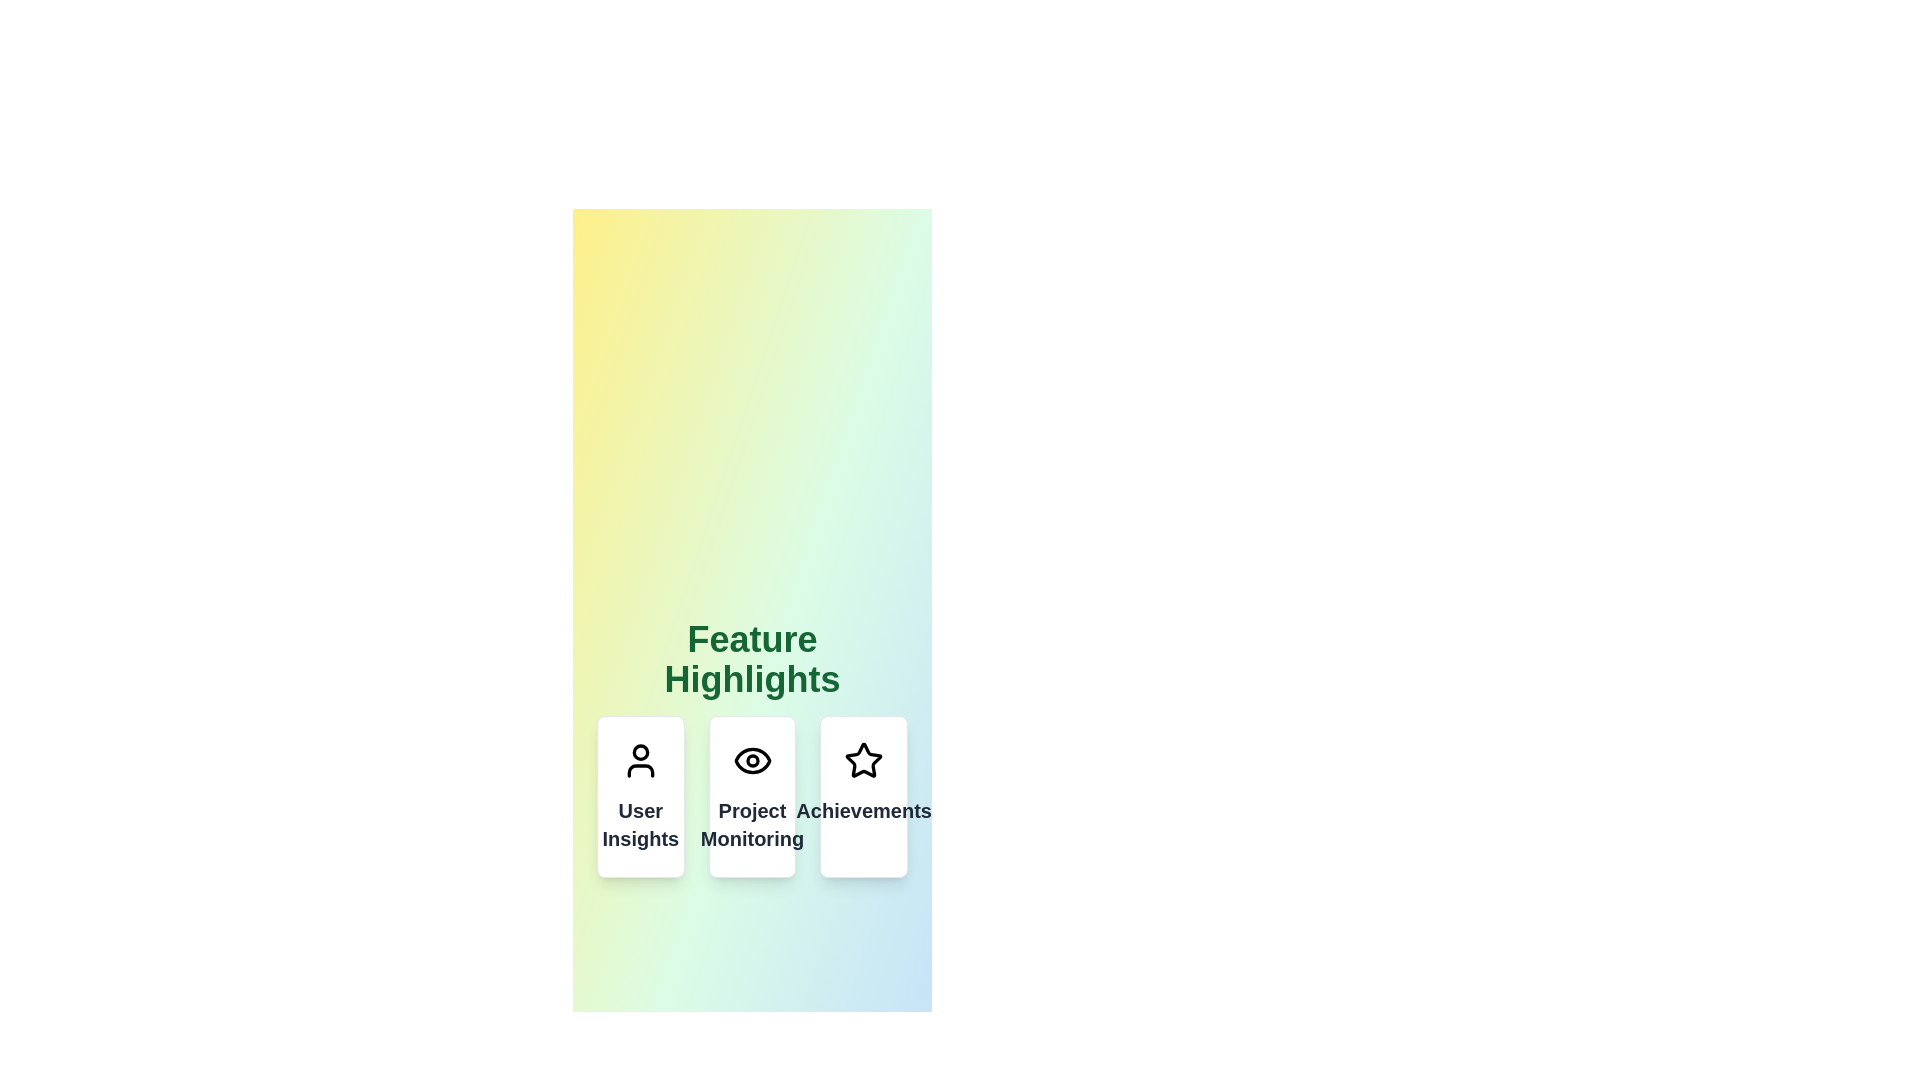 The height and width of the screenshot is (1080, 1920). Describe the element at coordinates (864, 760) in the screenshot. I see `the star icon located at the top central section of the 'Achievements' card, which signifies achievements or accolades` at that location.